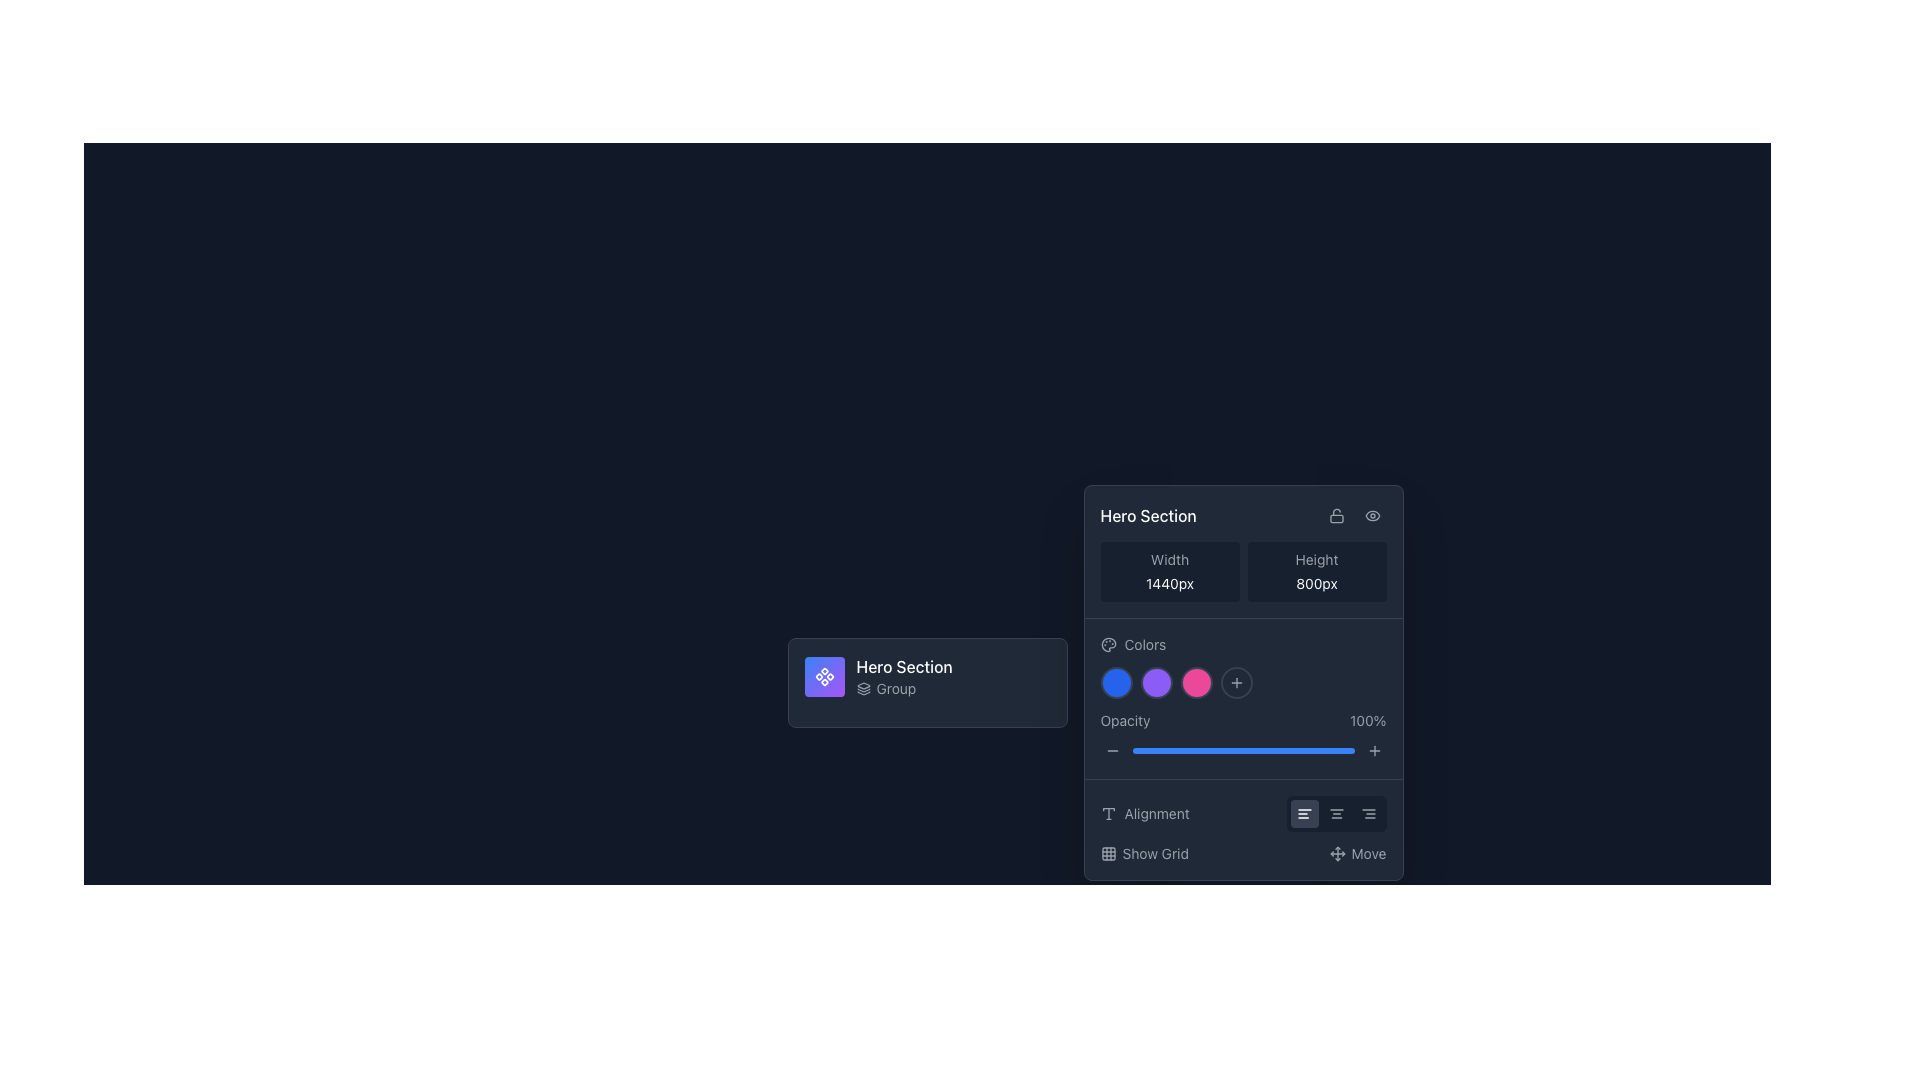  I want to click on the Icon button with three horizontal lines in the upper-right portion of a dark grey box, so click(1304, 813).